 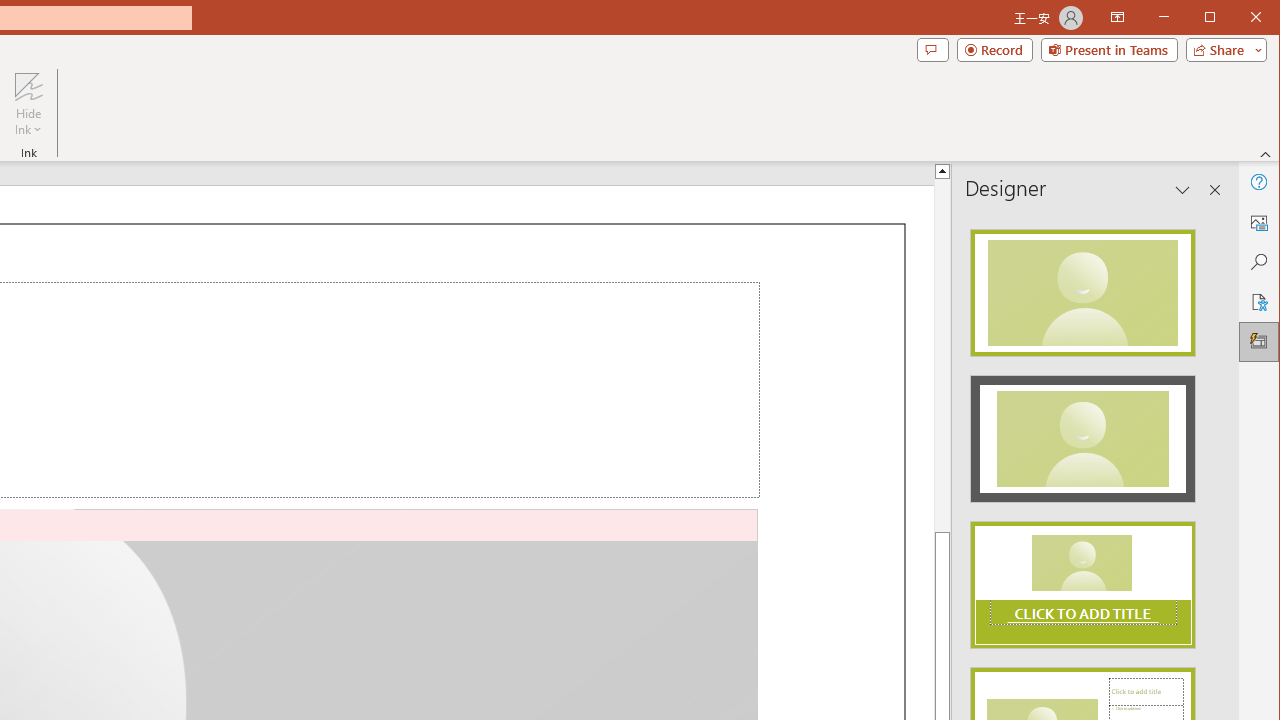 I want to click on 'Alt Text', so click(x=1257, y=222).